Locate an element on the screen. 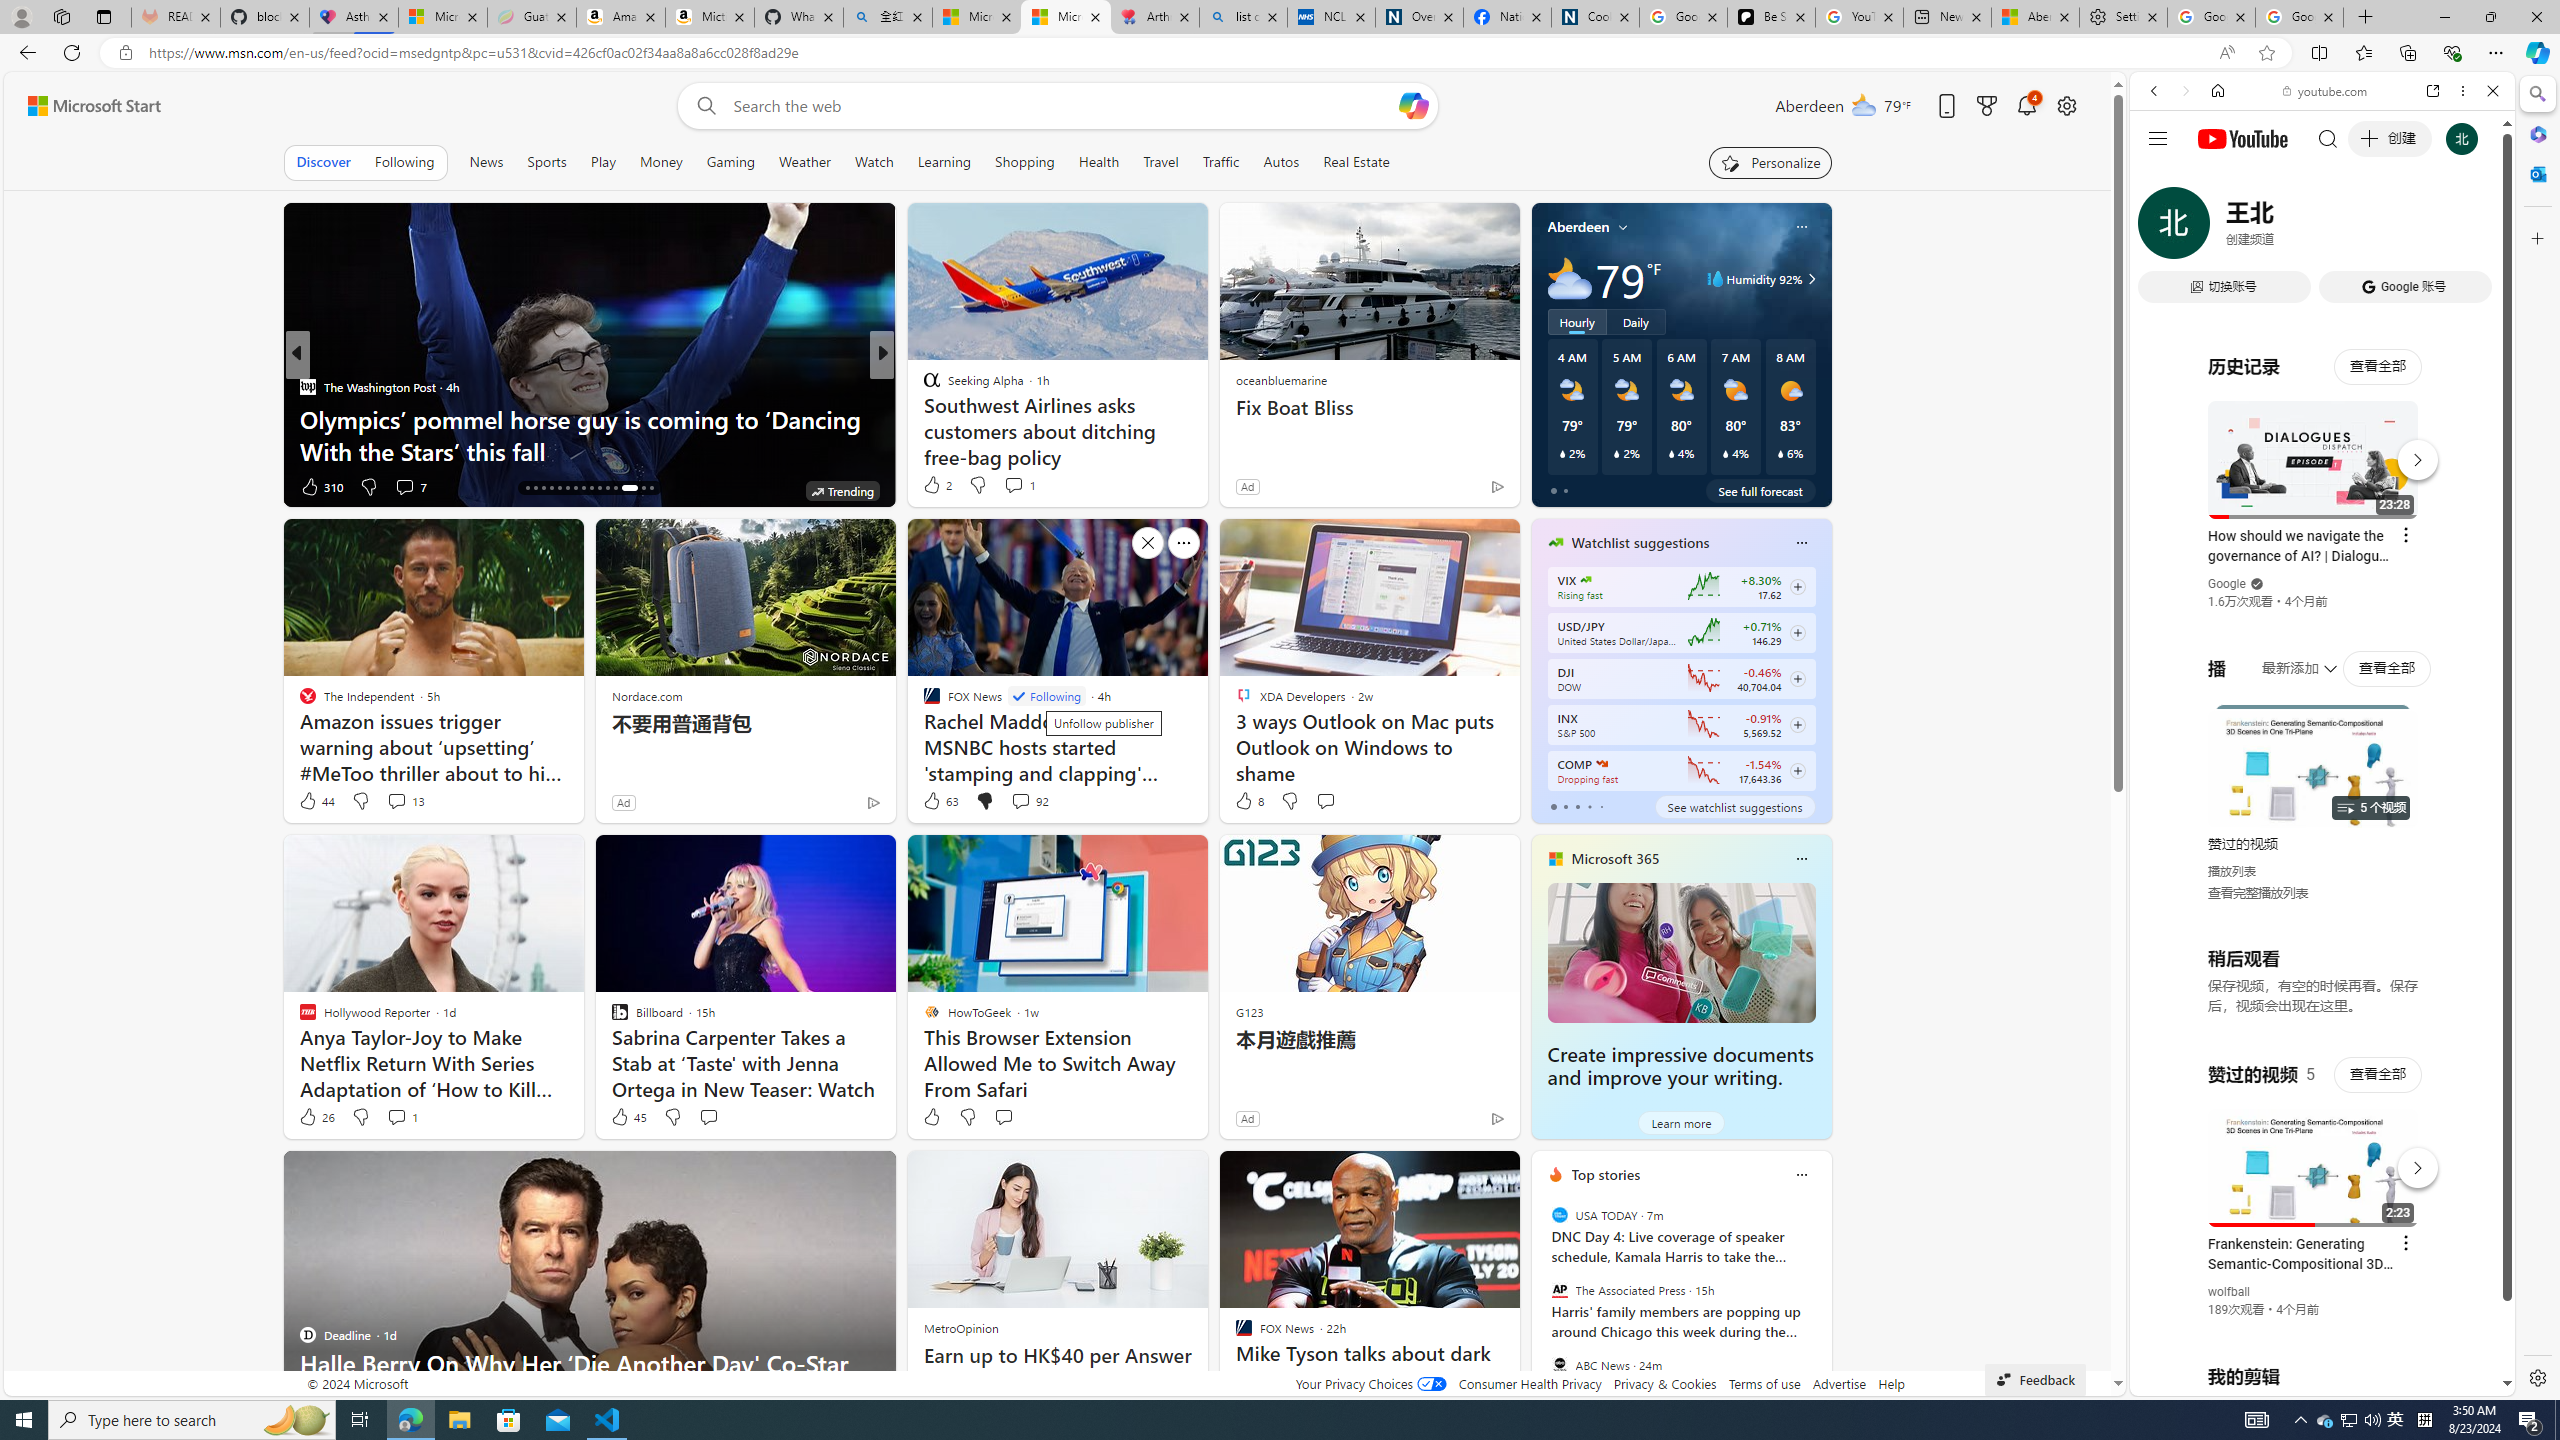  'tab-0' is located at coordinates (1552, 807).